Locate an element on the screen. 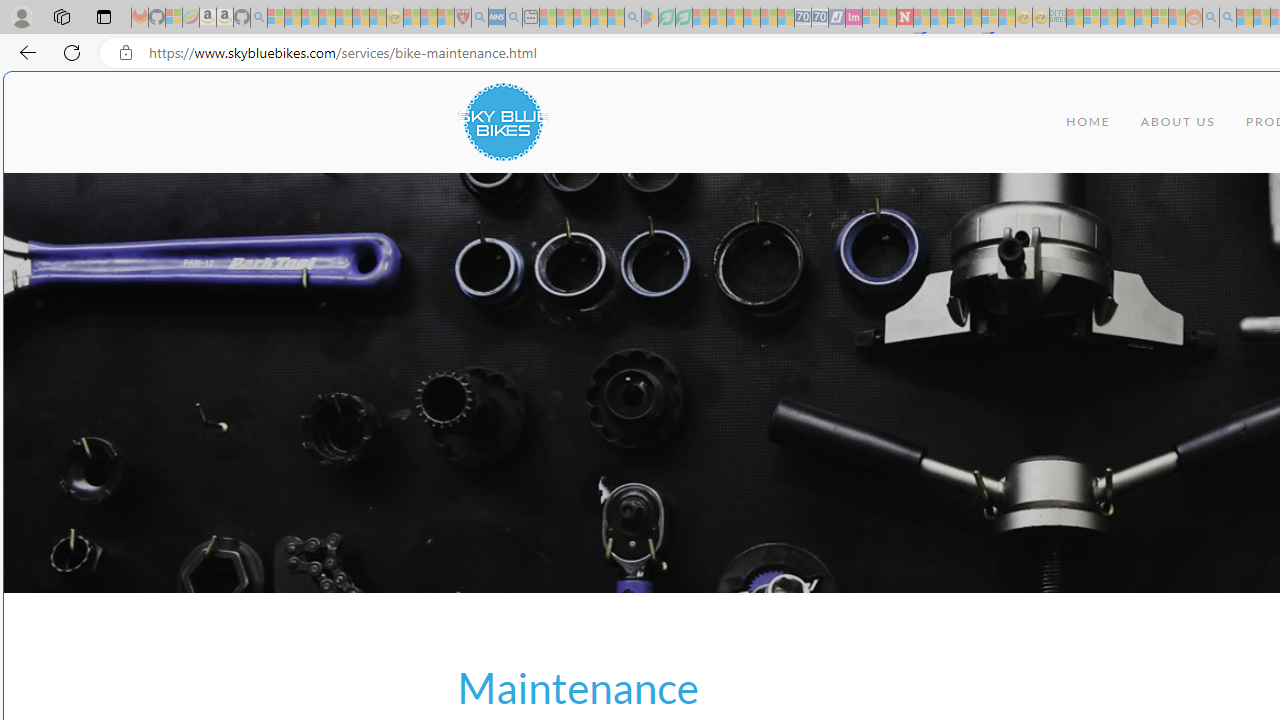 This screenshot has height=720, width=1280. 'google - Search - Sleeping' is located at coordinates (631, 17).